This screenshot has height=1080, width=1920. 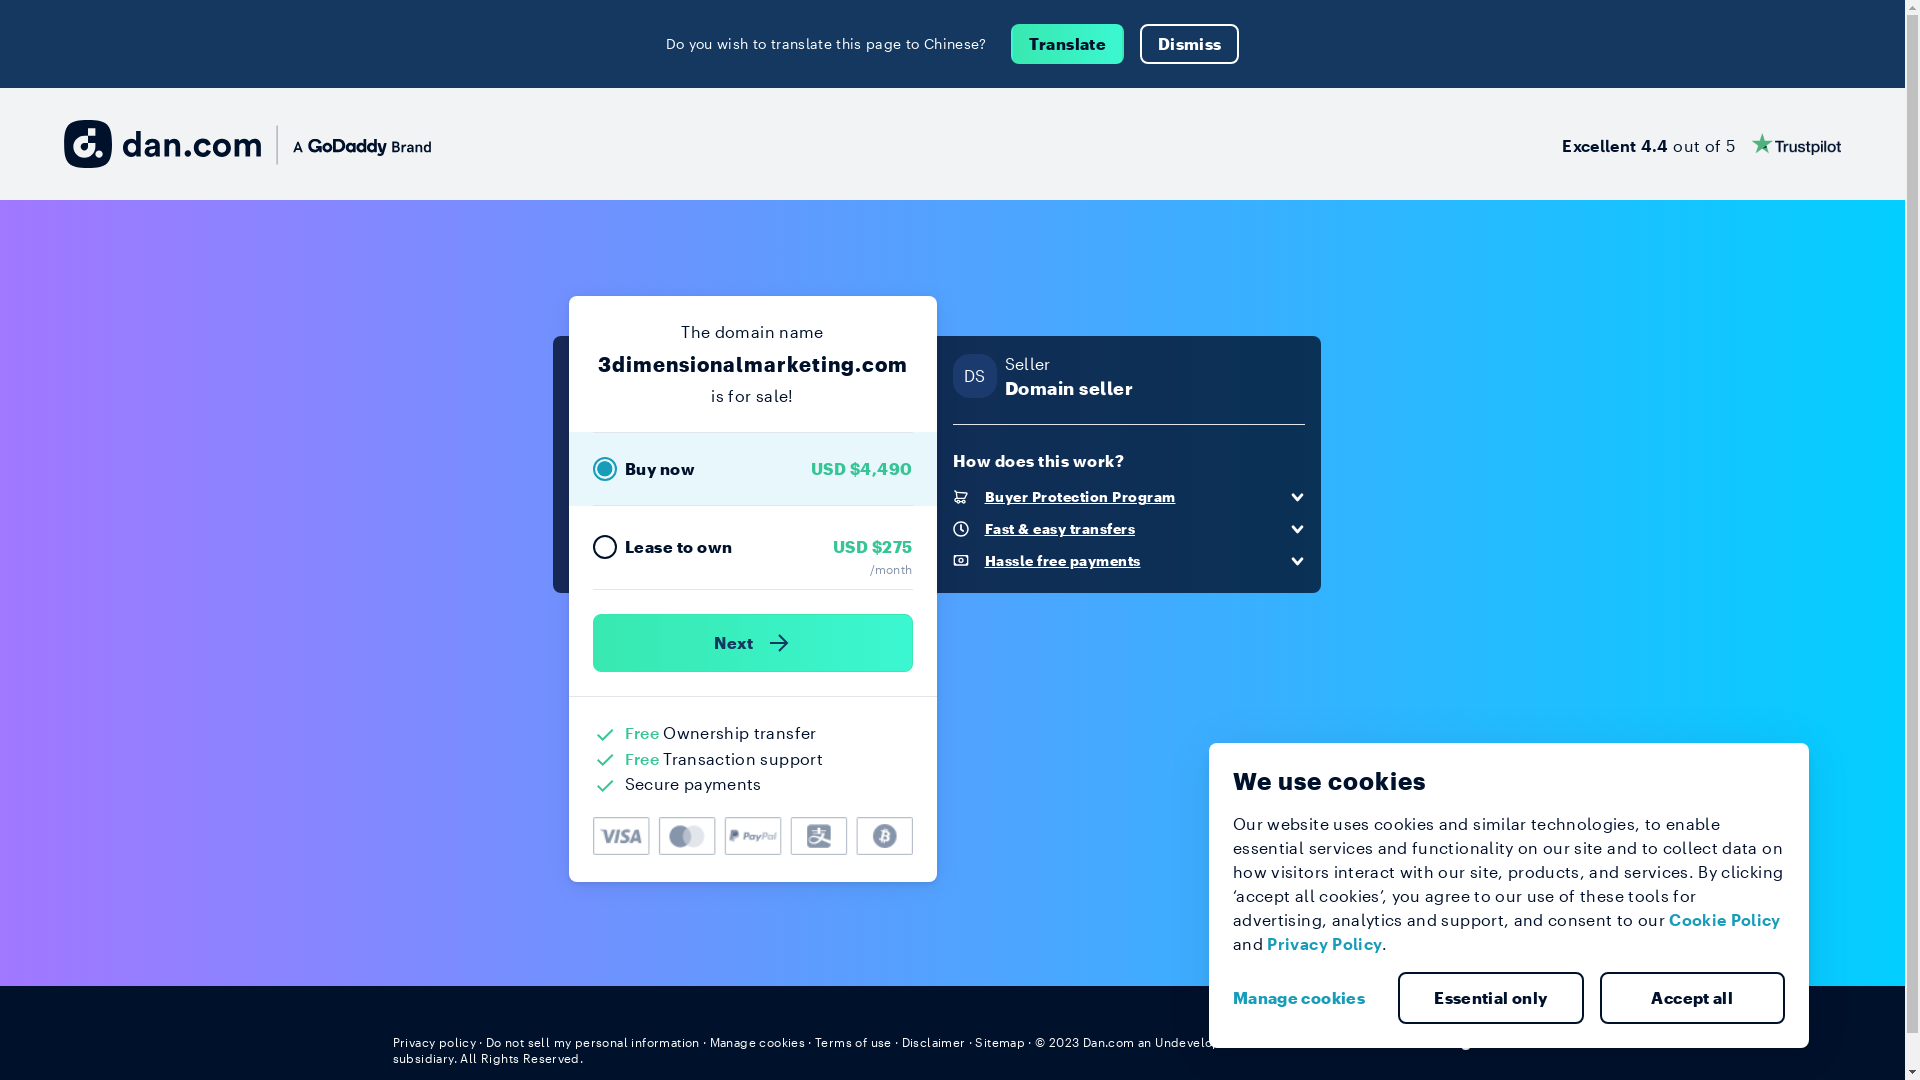 I want to click on 'Dismiss', so click(x=1140, y=43).